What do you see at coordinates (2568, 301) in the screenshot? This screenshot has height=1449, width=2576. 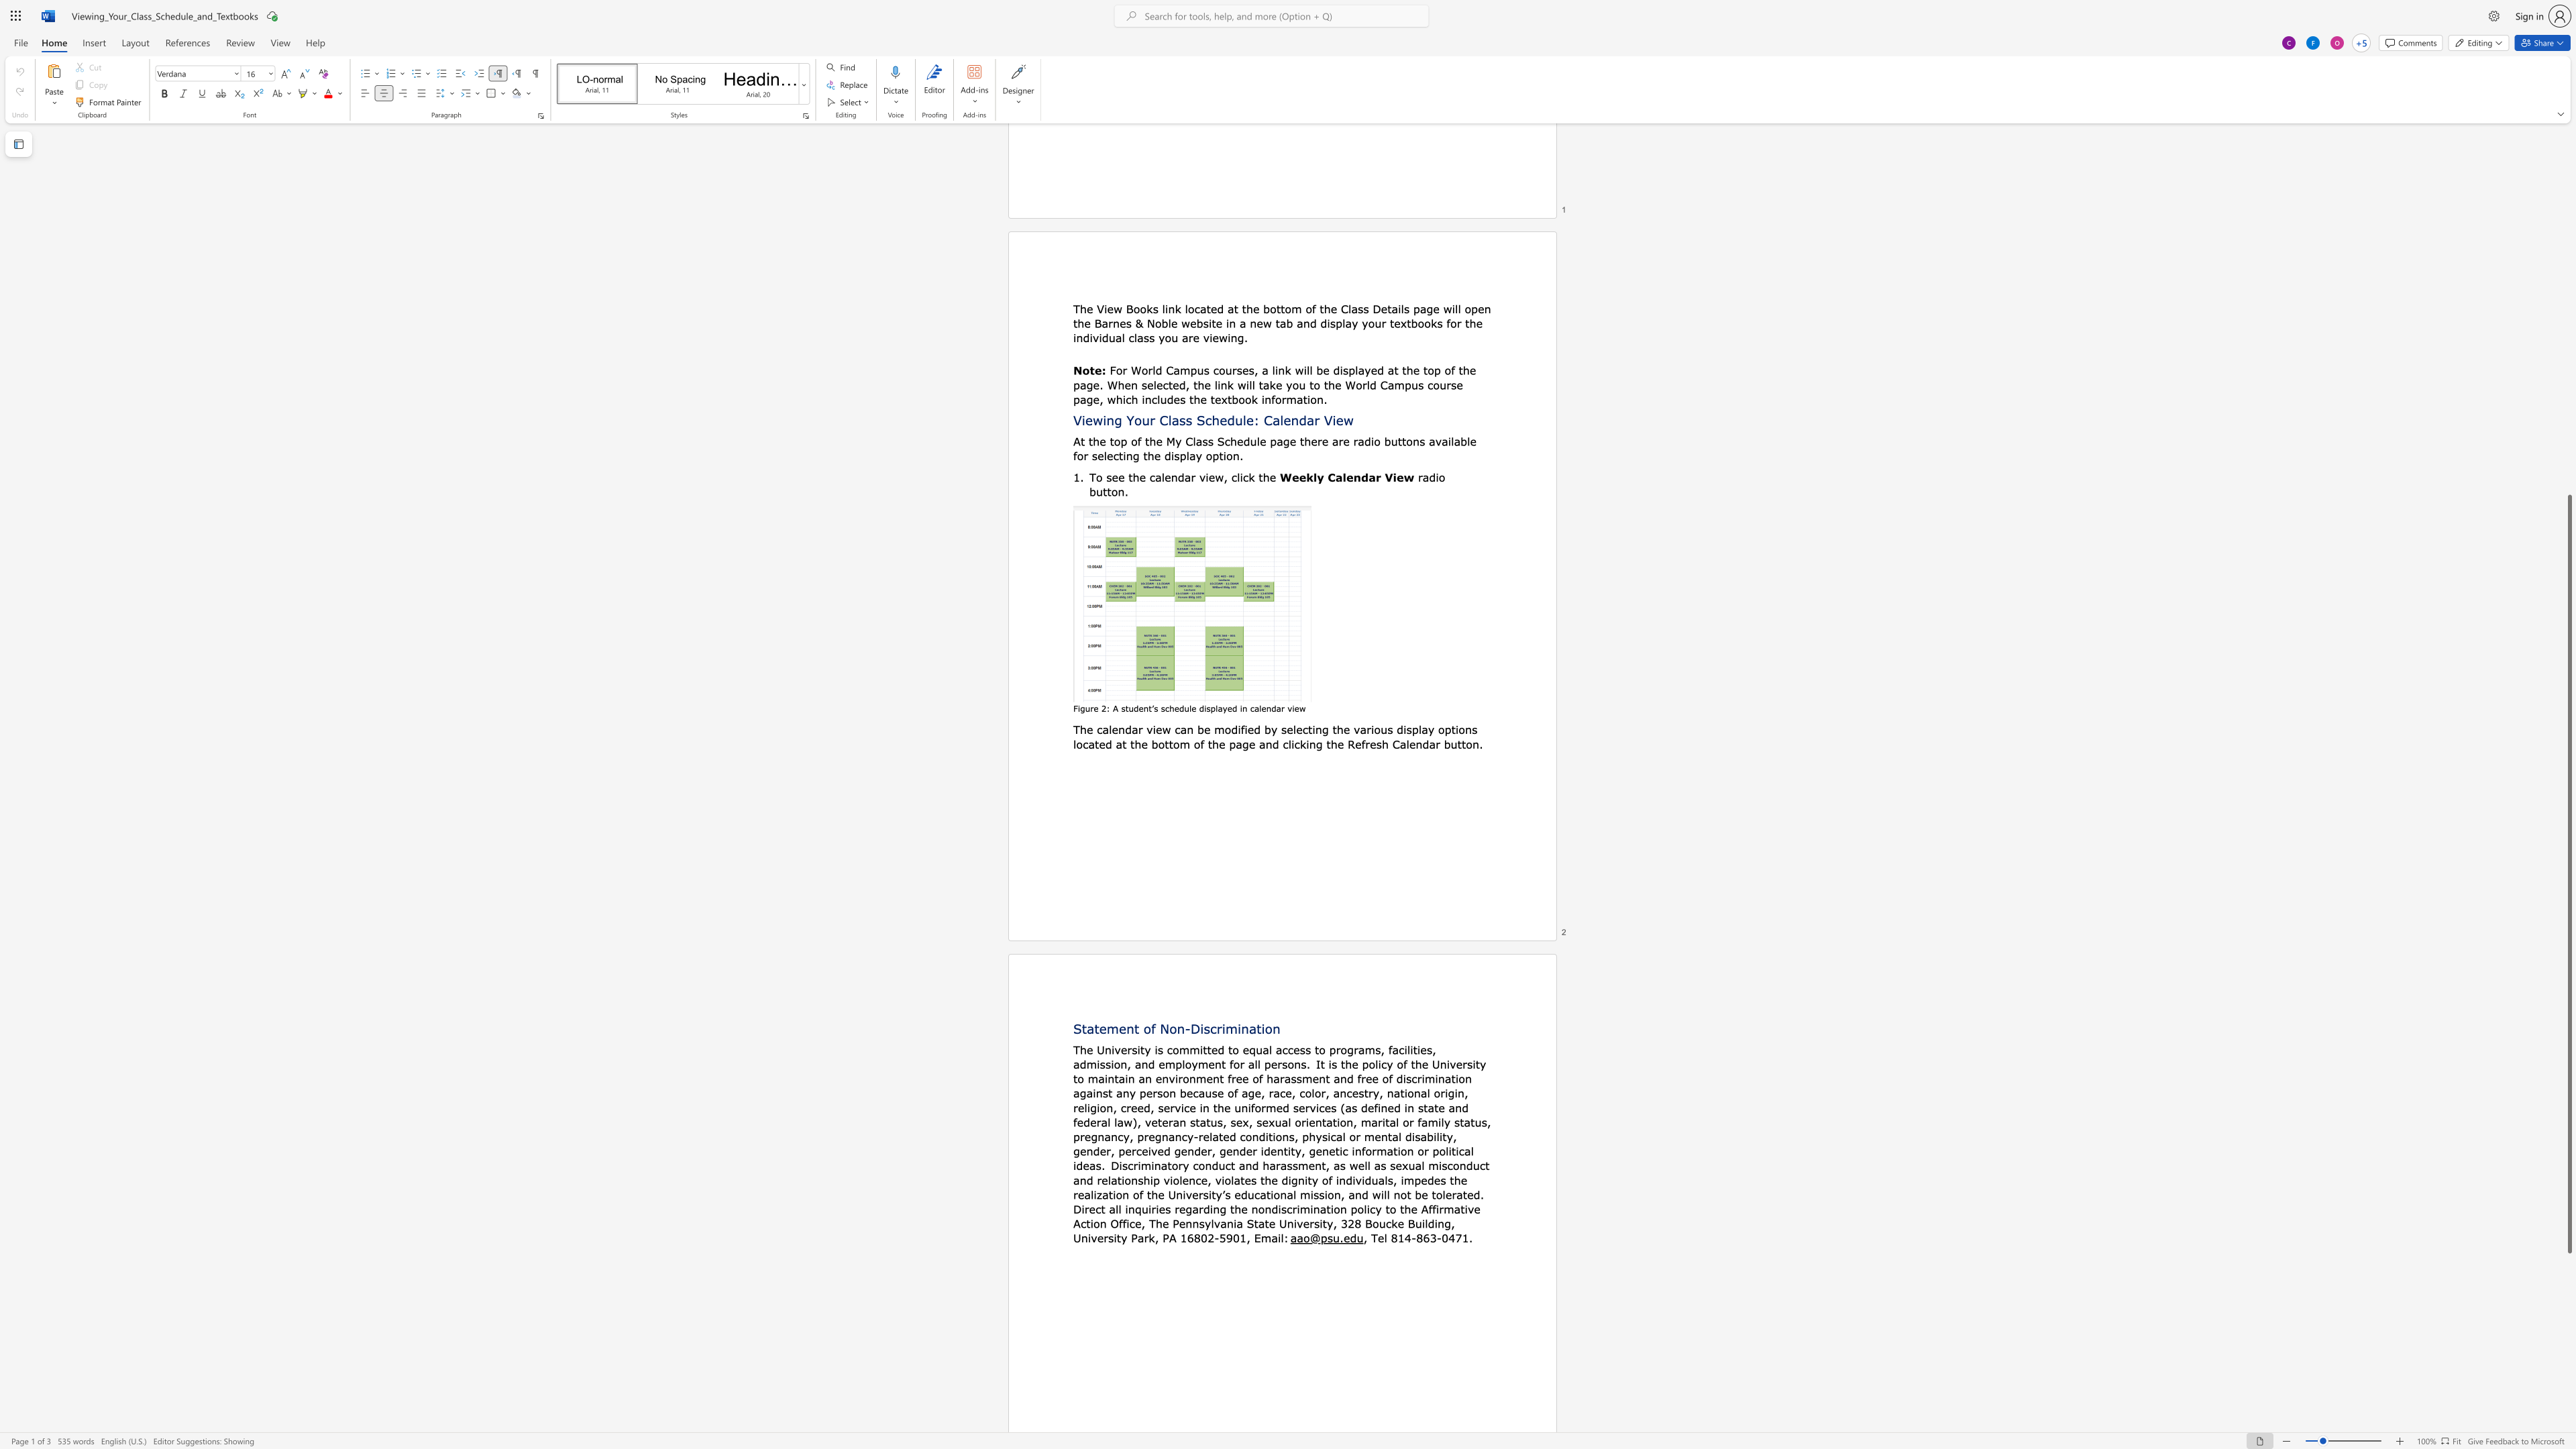 I see `the vertical scrollbar to raise the page content` at bounding box center [2568, 301].